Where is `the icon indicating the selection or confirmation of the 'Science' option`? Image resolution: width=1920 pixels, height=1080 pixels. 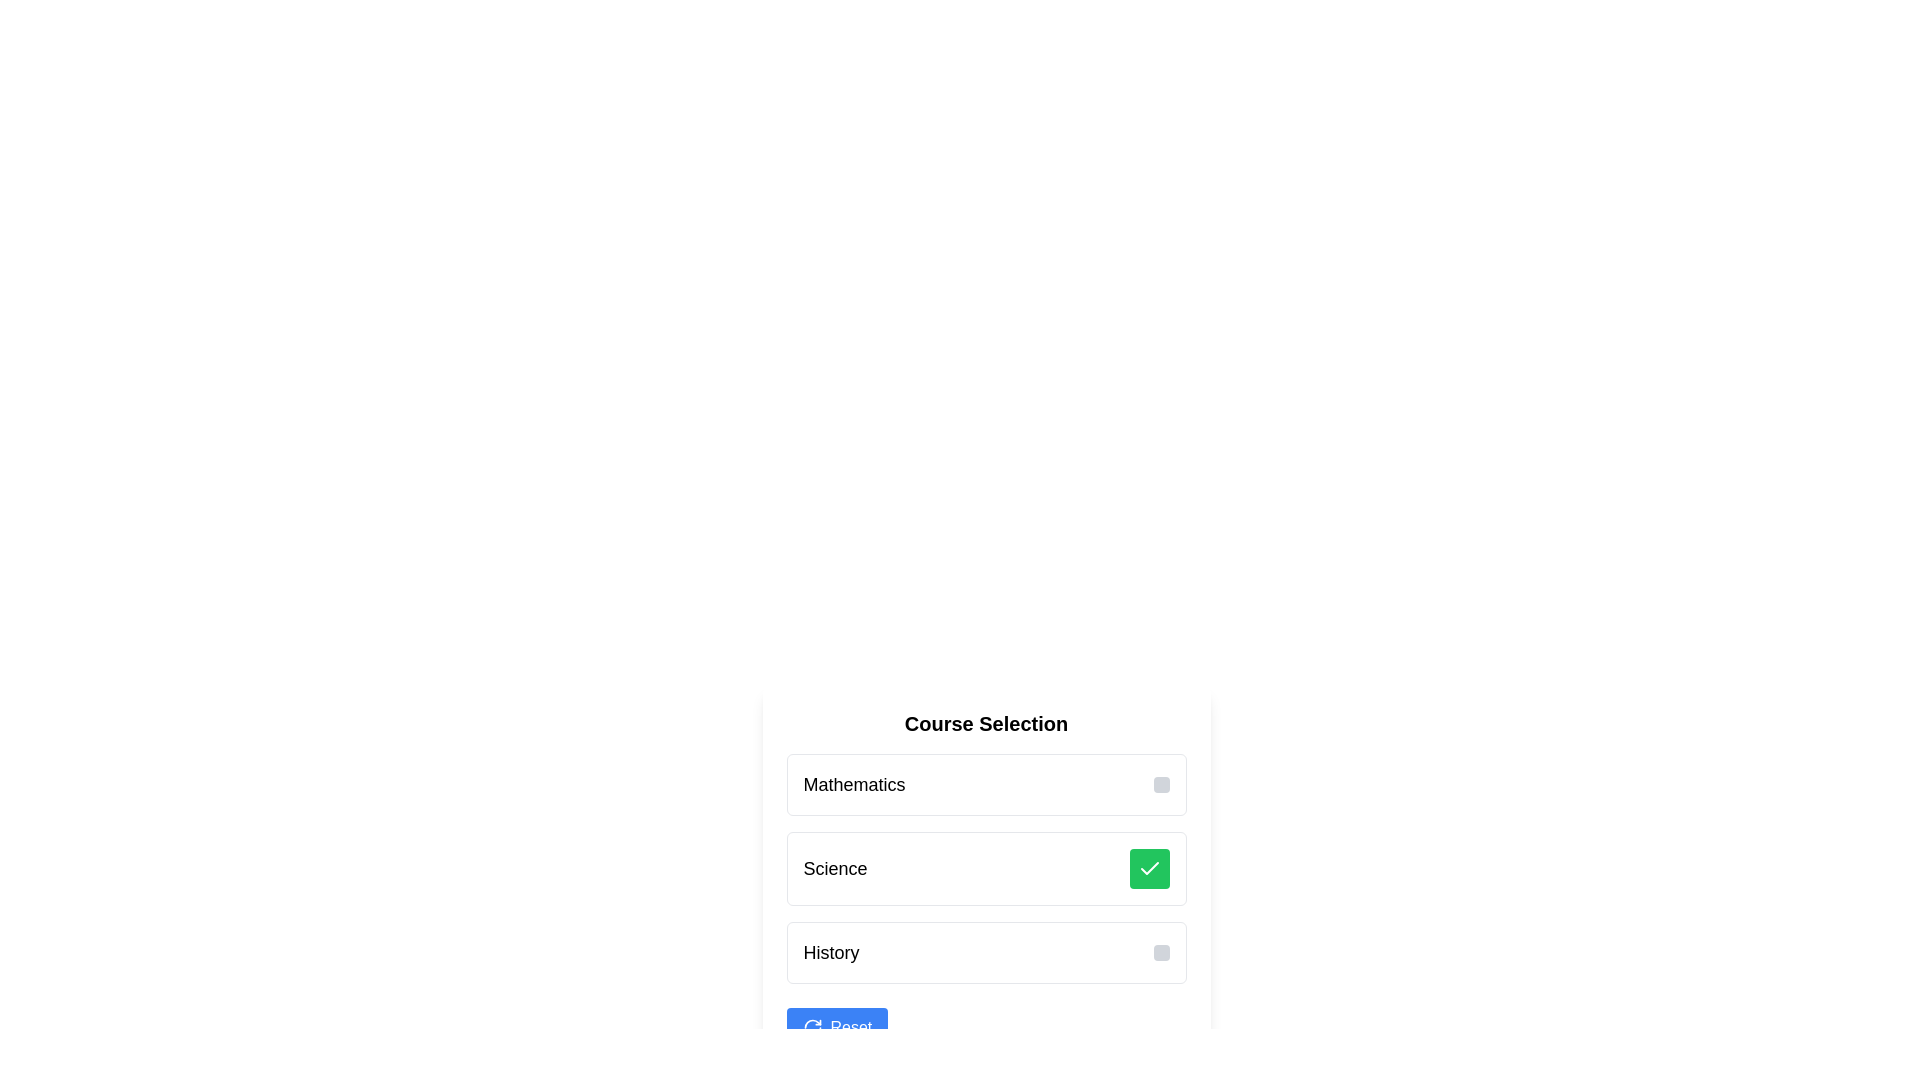 the icon indicating the selection or confirmation of the 'Science' option is located at coordinates (1149, 867).